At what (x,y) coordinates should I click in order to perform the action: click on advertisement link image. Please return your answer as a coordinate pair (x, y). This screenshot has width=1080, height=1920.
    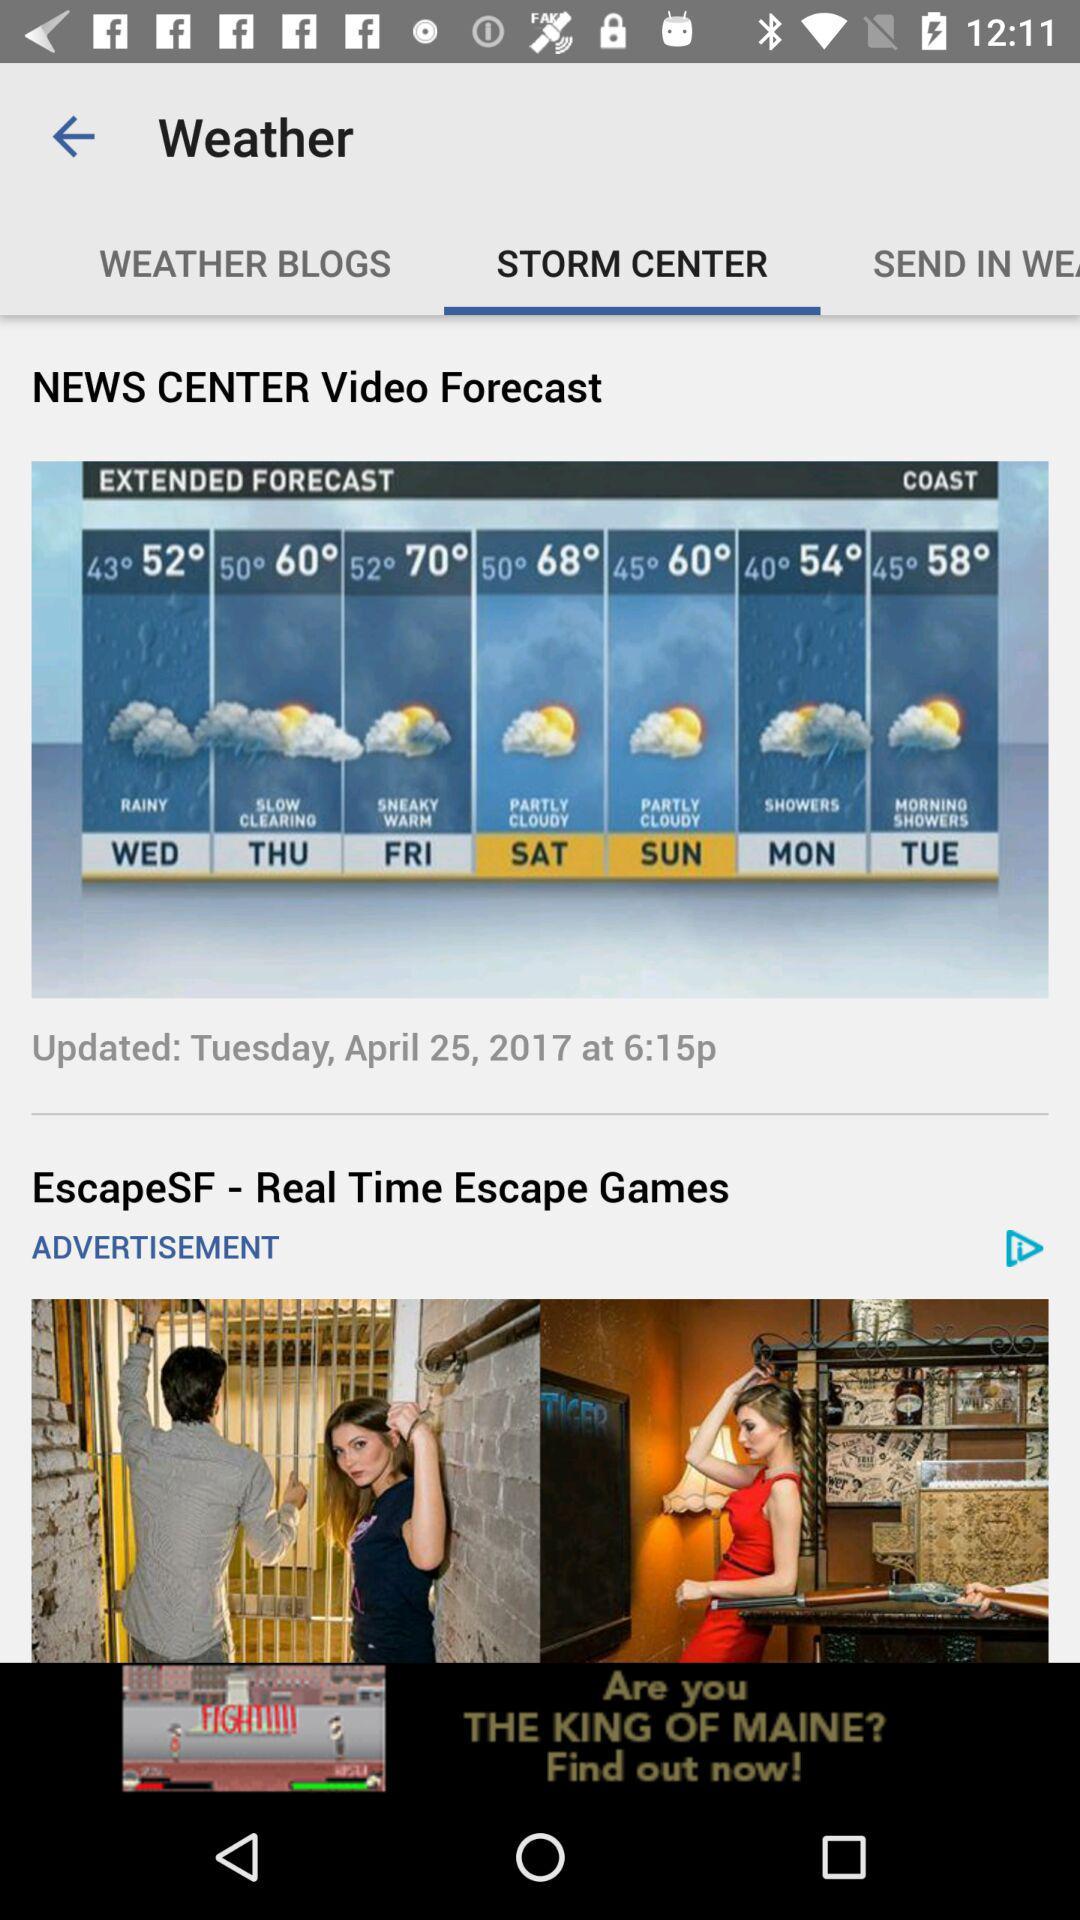
    Looking at the image, I should click on (540, 1727).